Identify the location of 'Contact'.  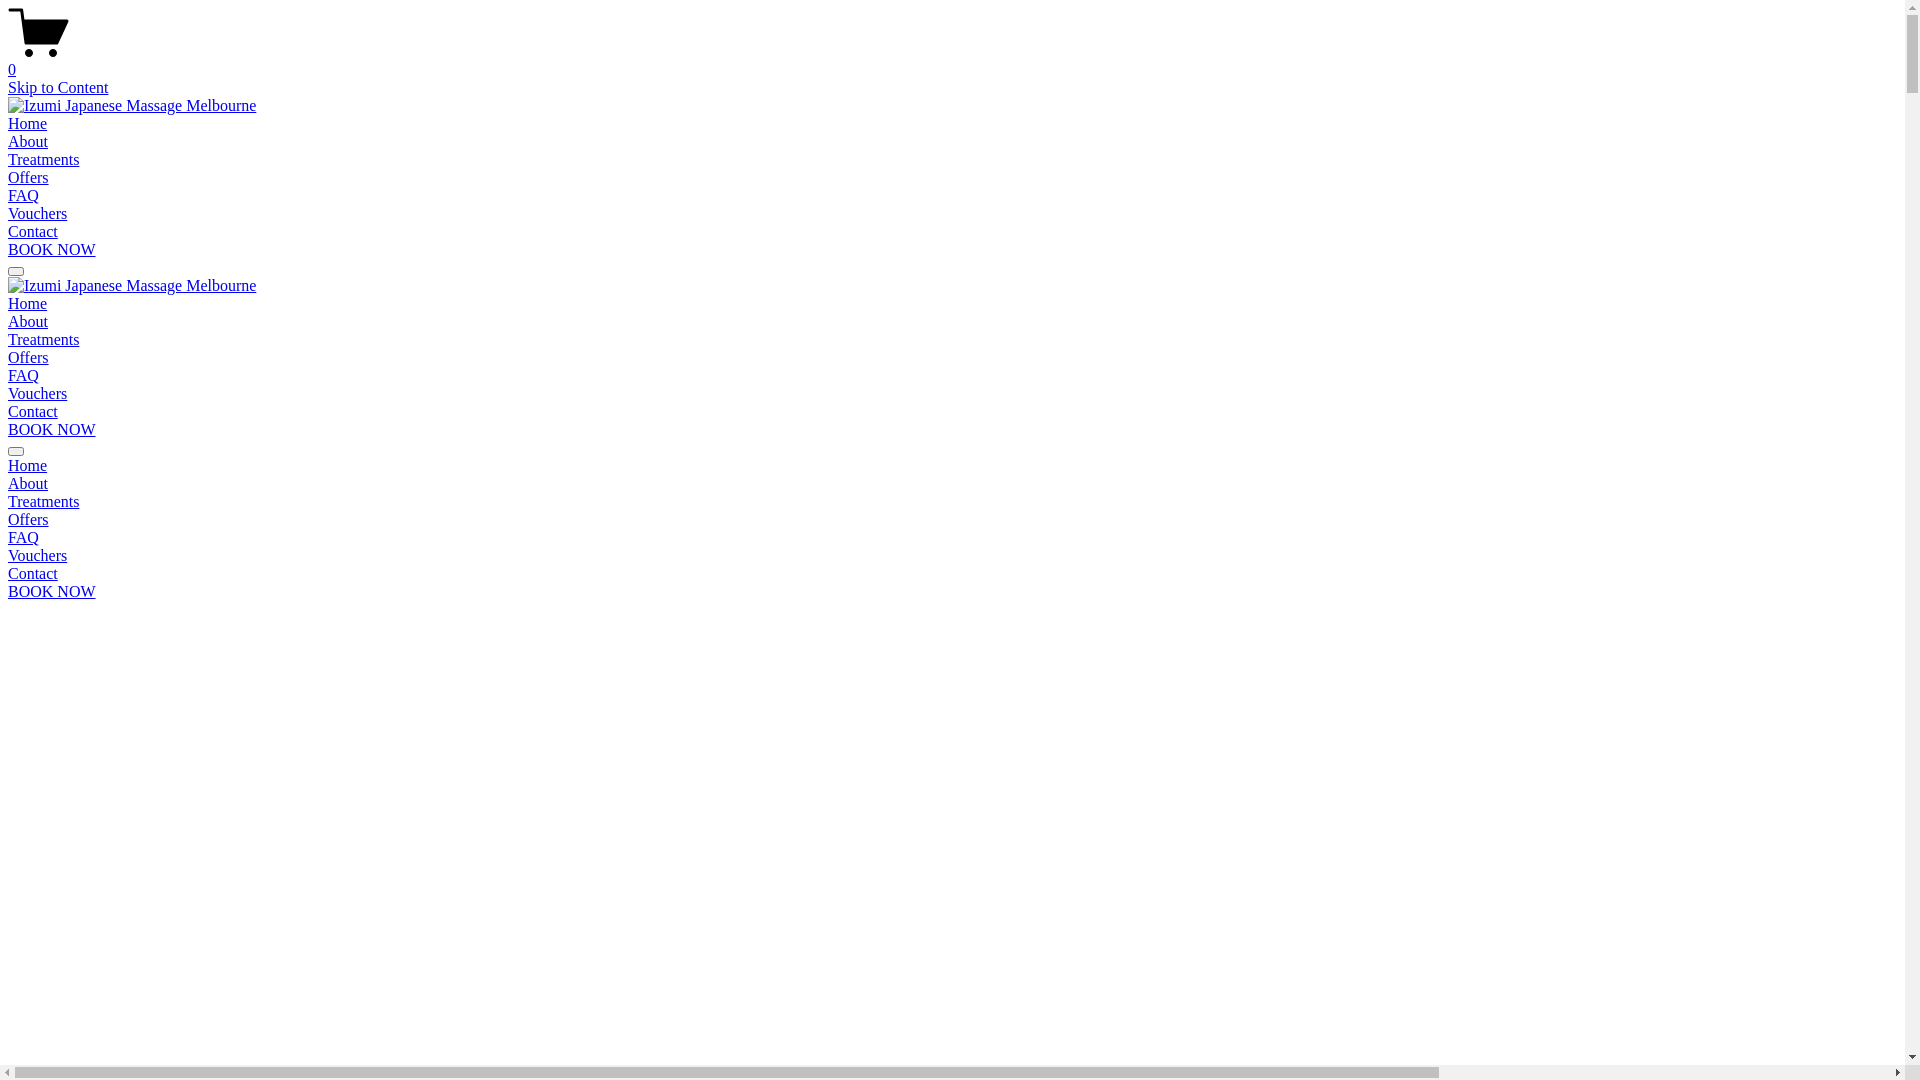
(33, 230).